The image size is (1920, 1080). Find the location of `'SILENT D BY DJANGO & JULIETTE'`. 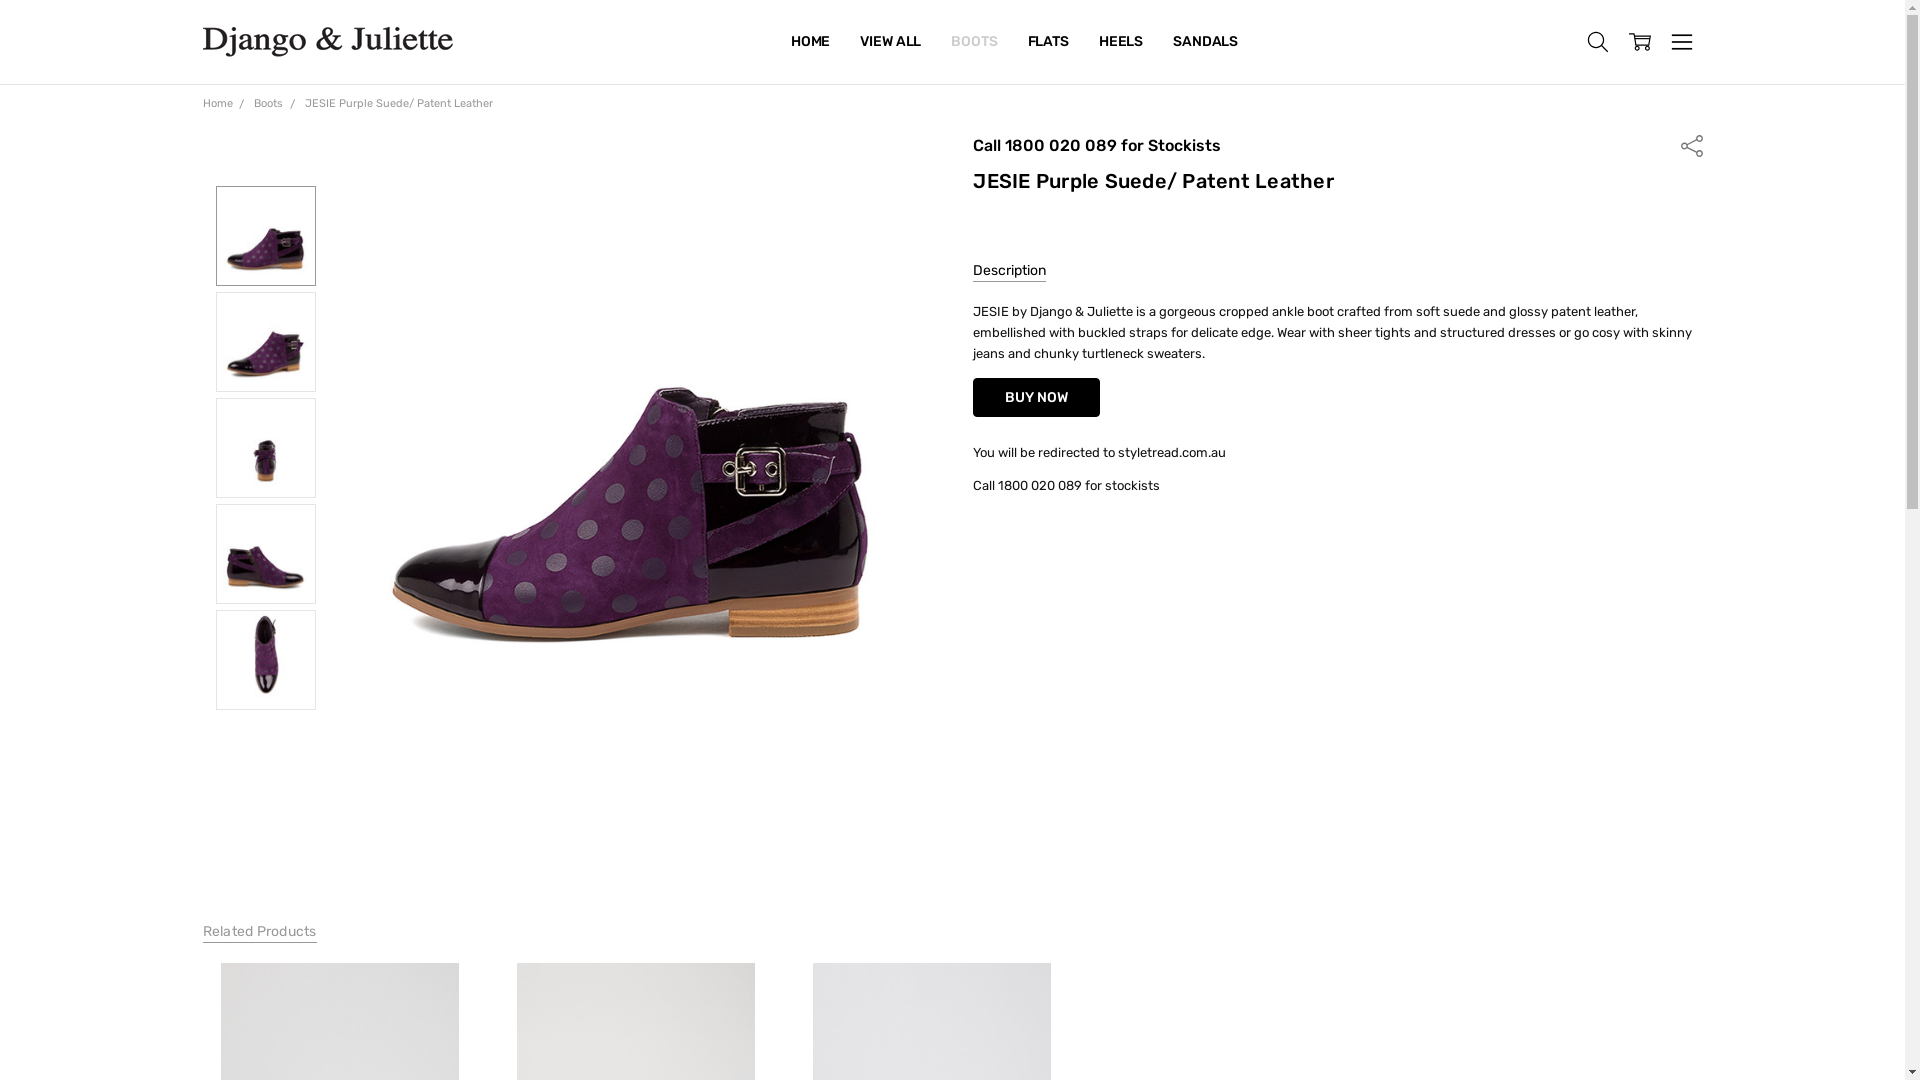

'SILENT D BY DJANGO & JULIETTE' is located at coordinates (901, 42).